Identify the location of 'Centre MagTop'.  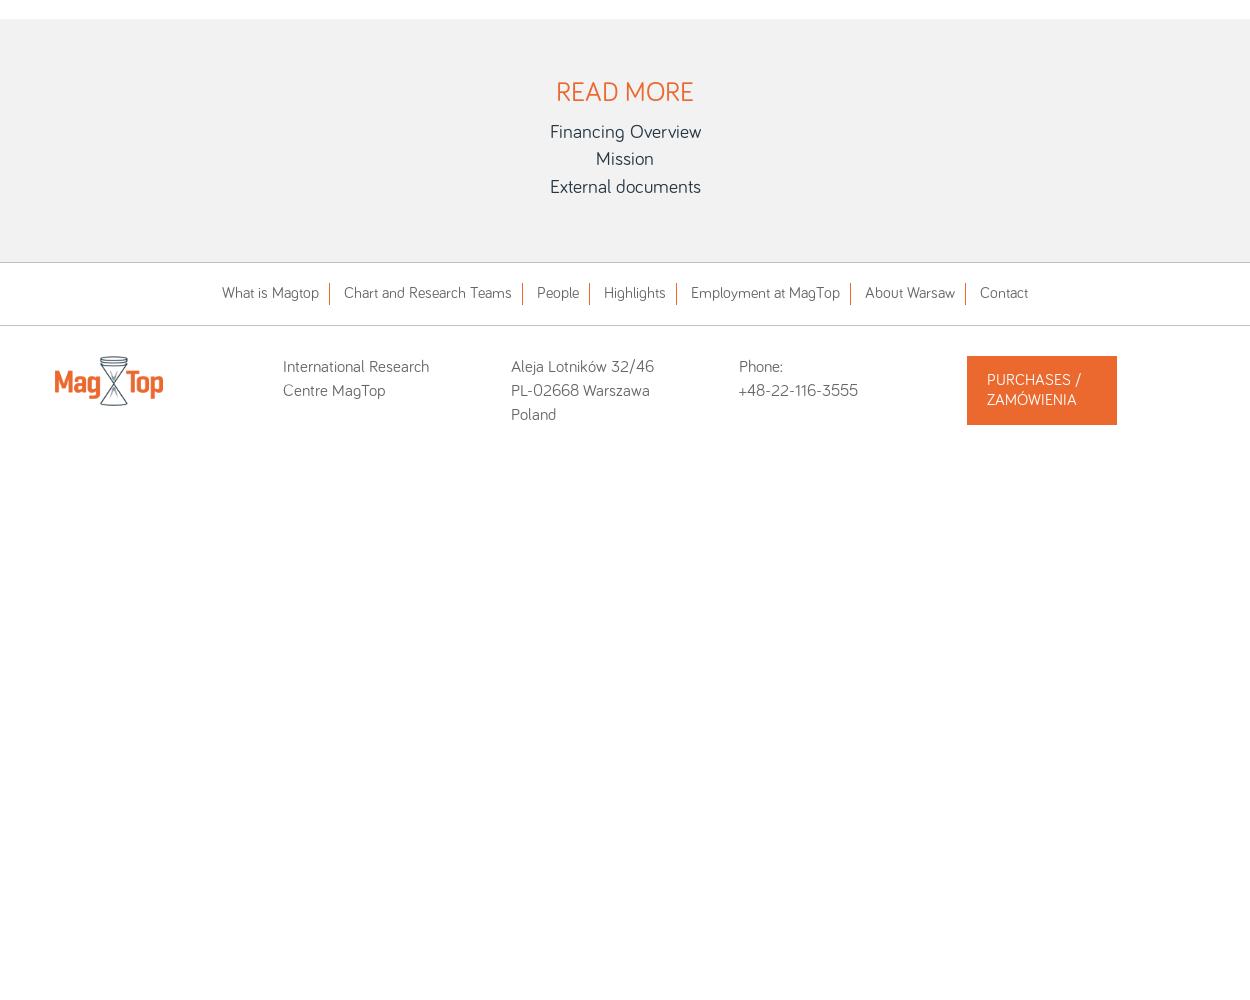
(333, 391).